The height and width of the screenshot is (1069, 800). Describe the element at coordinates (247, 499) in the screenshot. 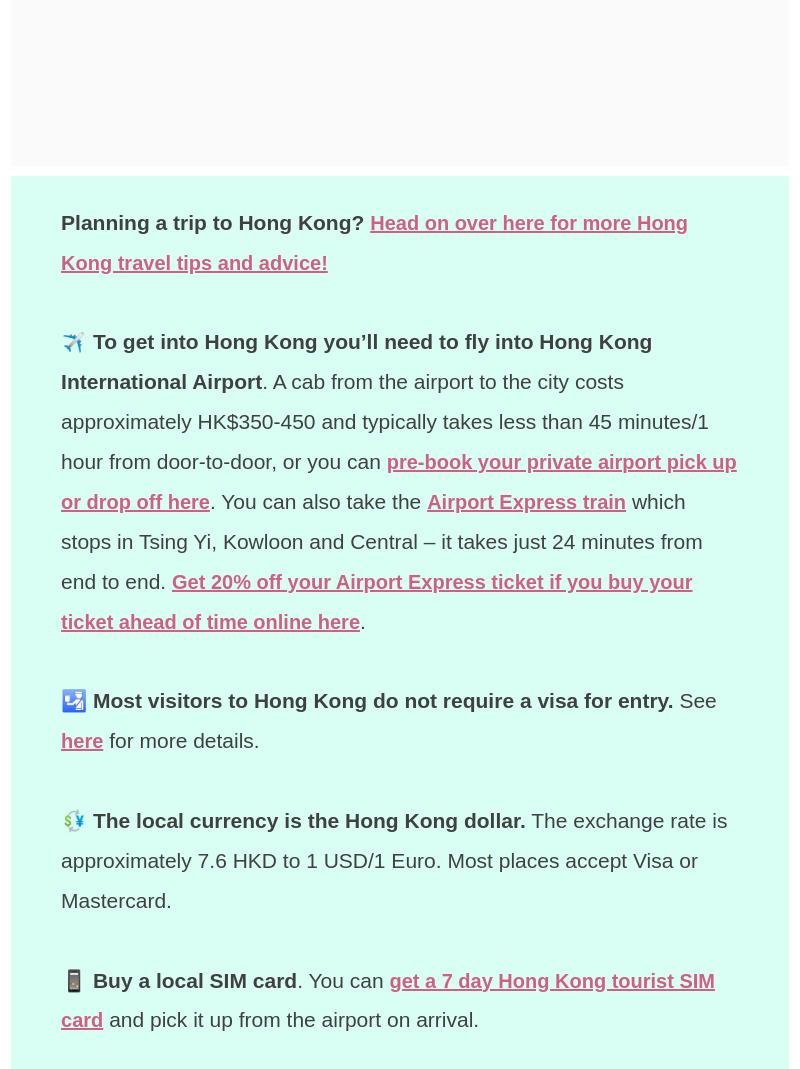

I see `'. You can also take the'` at that location.